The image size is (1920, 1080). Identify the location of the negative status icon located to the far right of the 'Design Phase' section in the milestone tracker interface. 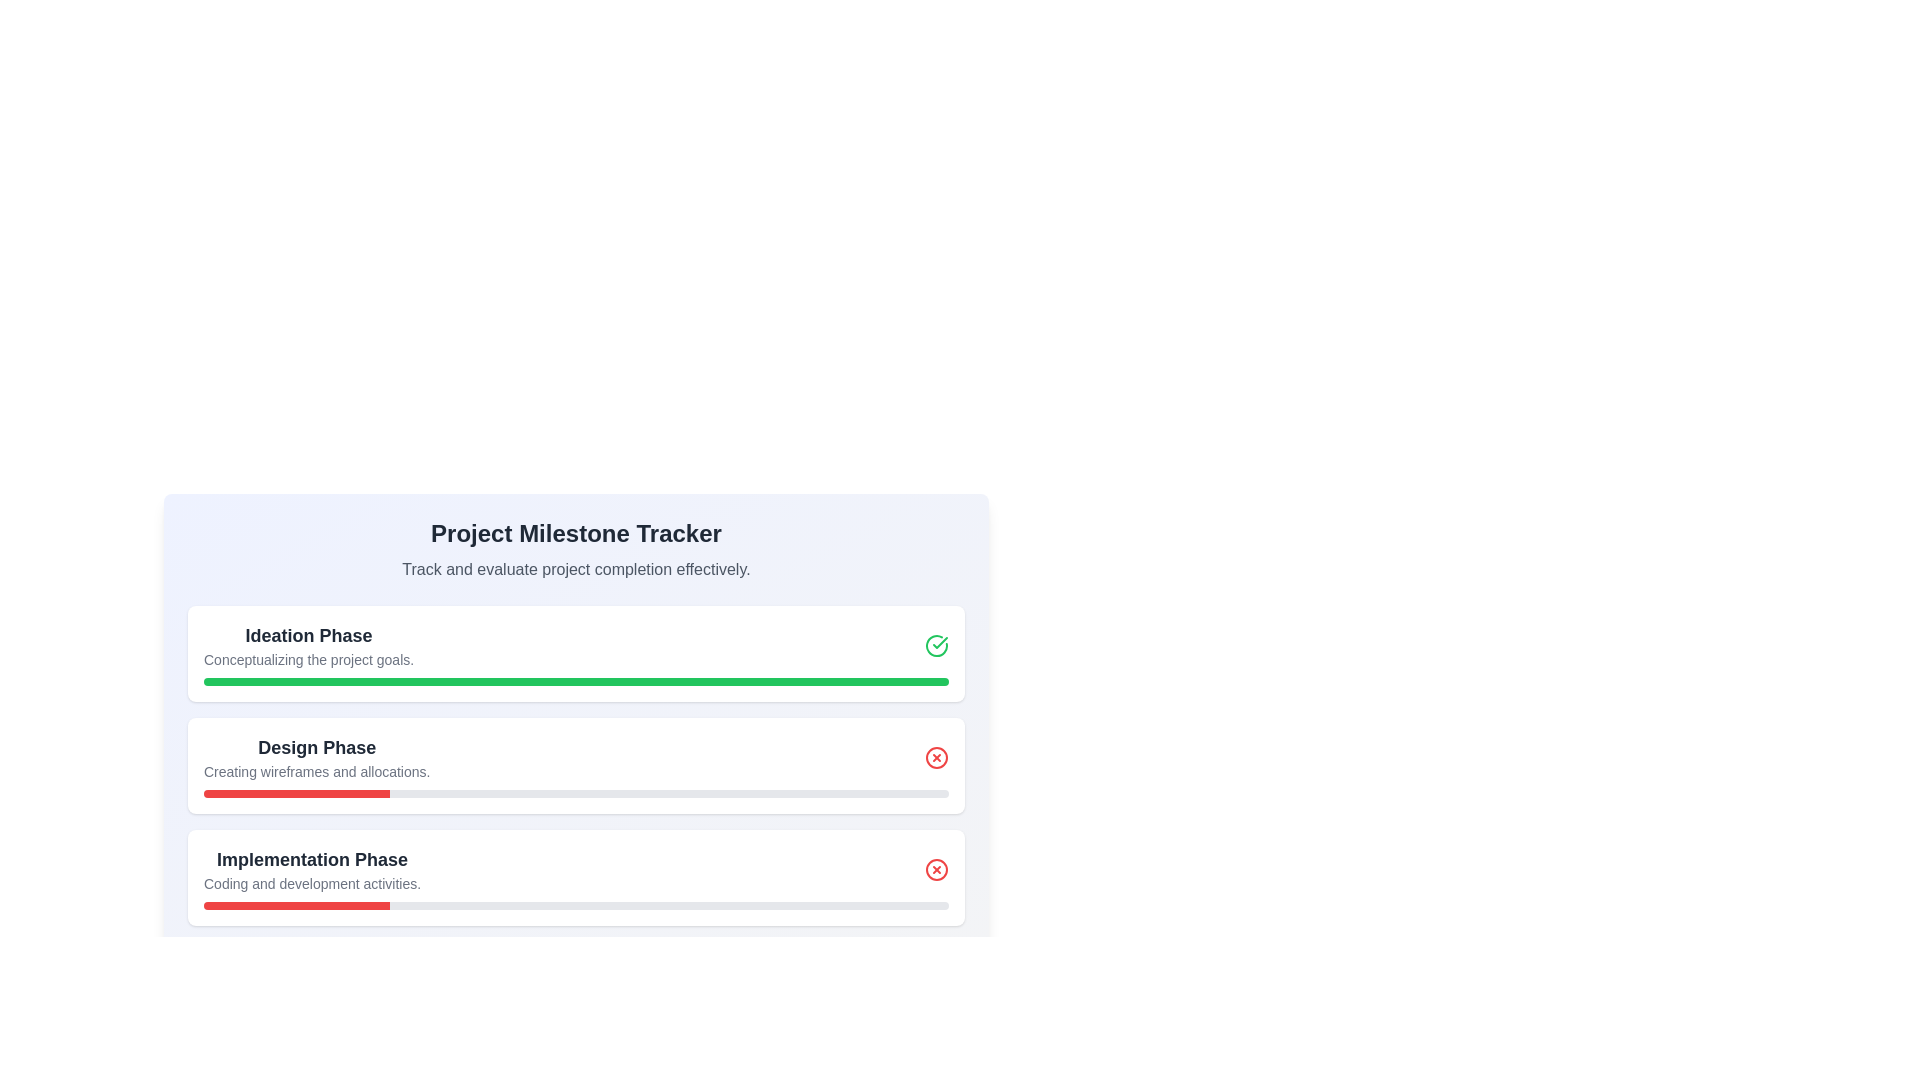
(935, 758).